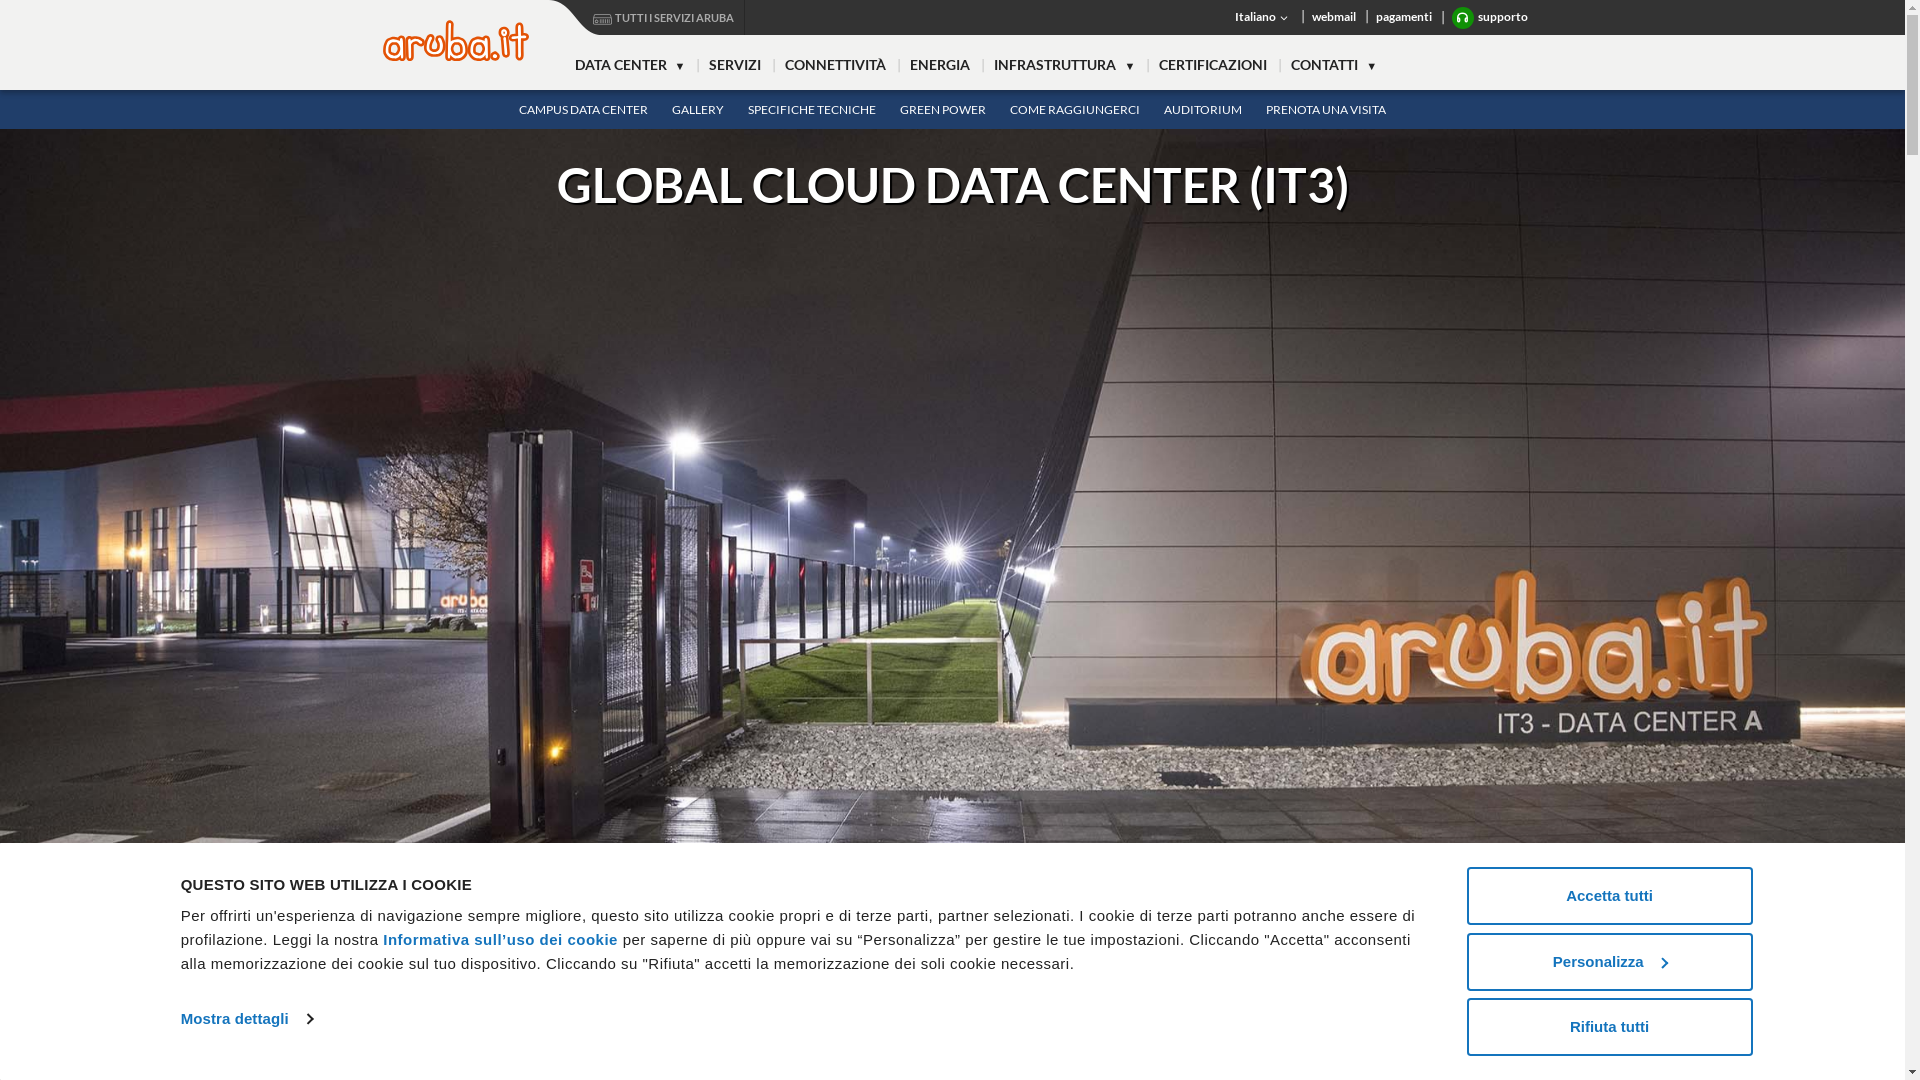  I want to click on 'PRENOTA UNA VISITA', so click(1325, 109).